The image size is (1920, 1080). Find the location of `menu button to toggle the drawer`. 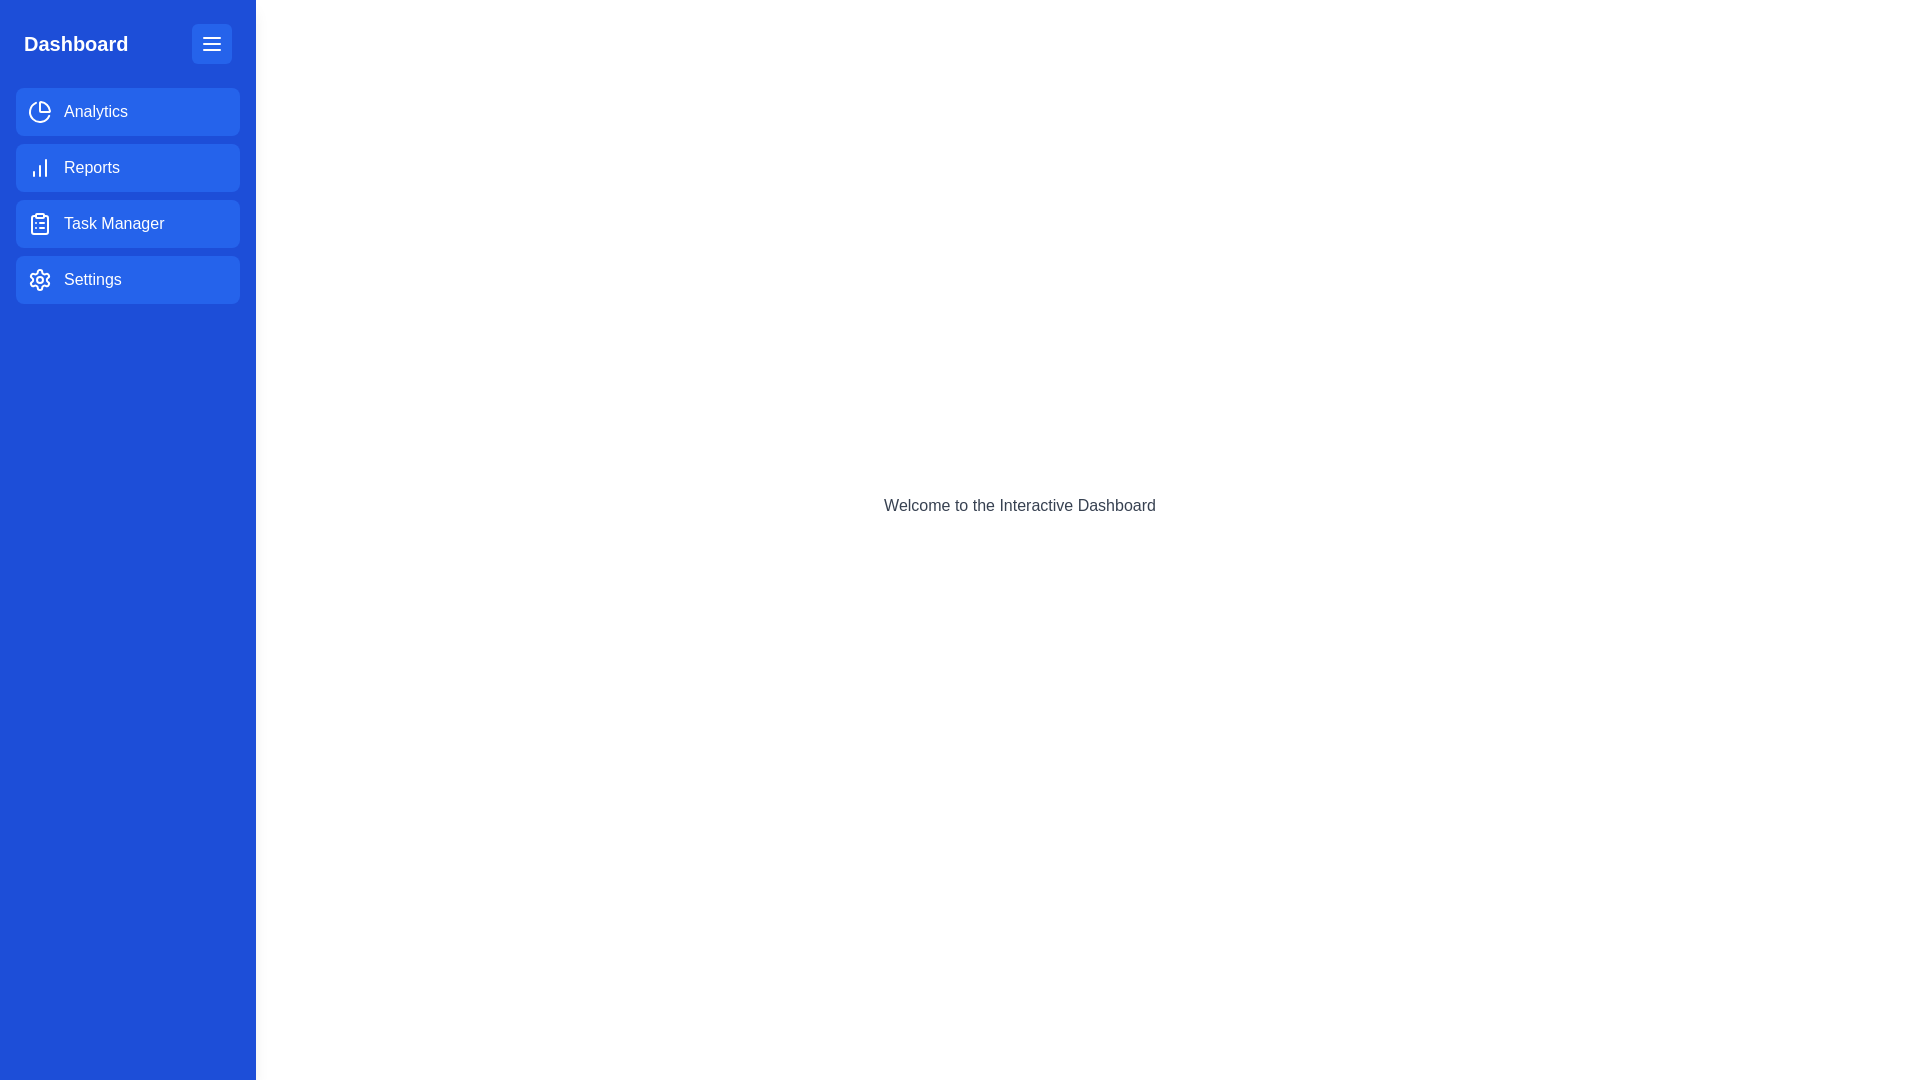

menu button to toggle the drawer is located at coordinates (211, 43).